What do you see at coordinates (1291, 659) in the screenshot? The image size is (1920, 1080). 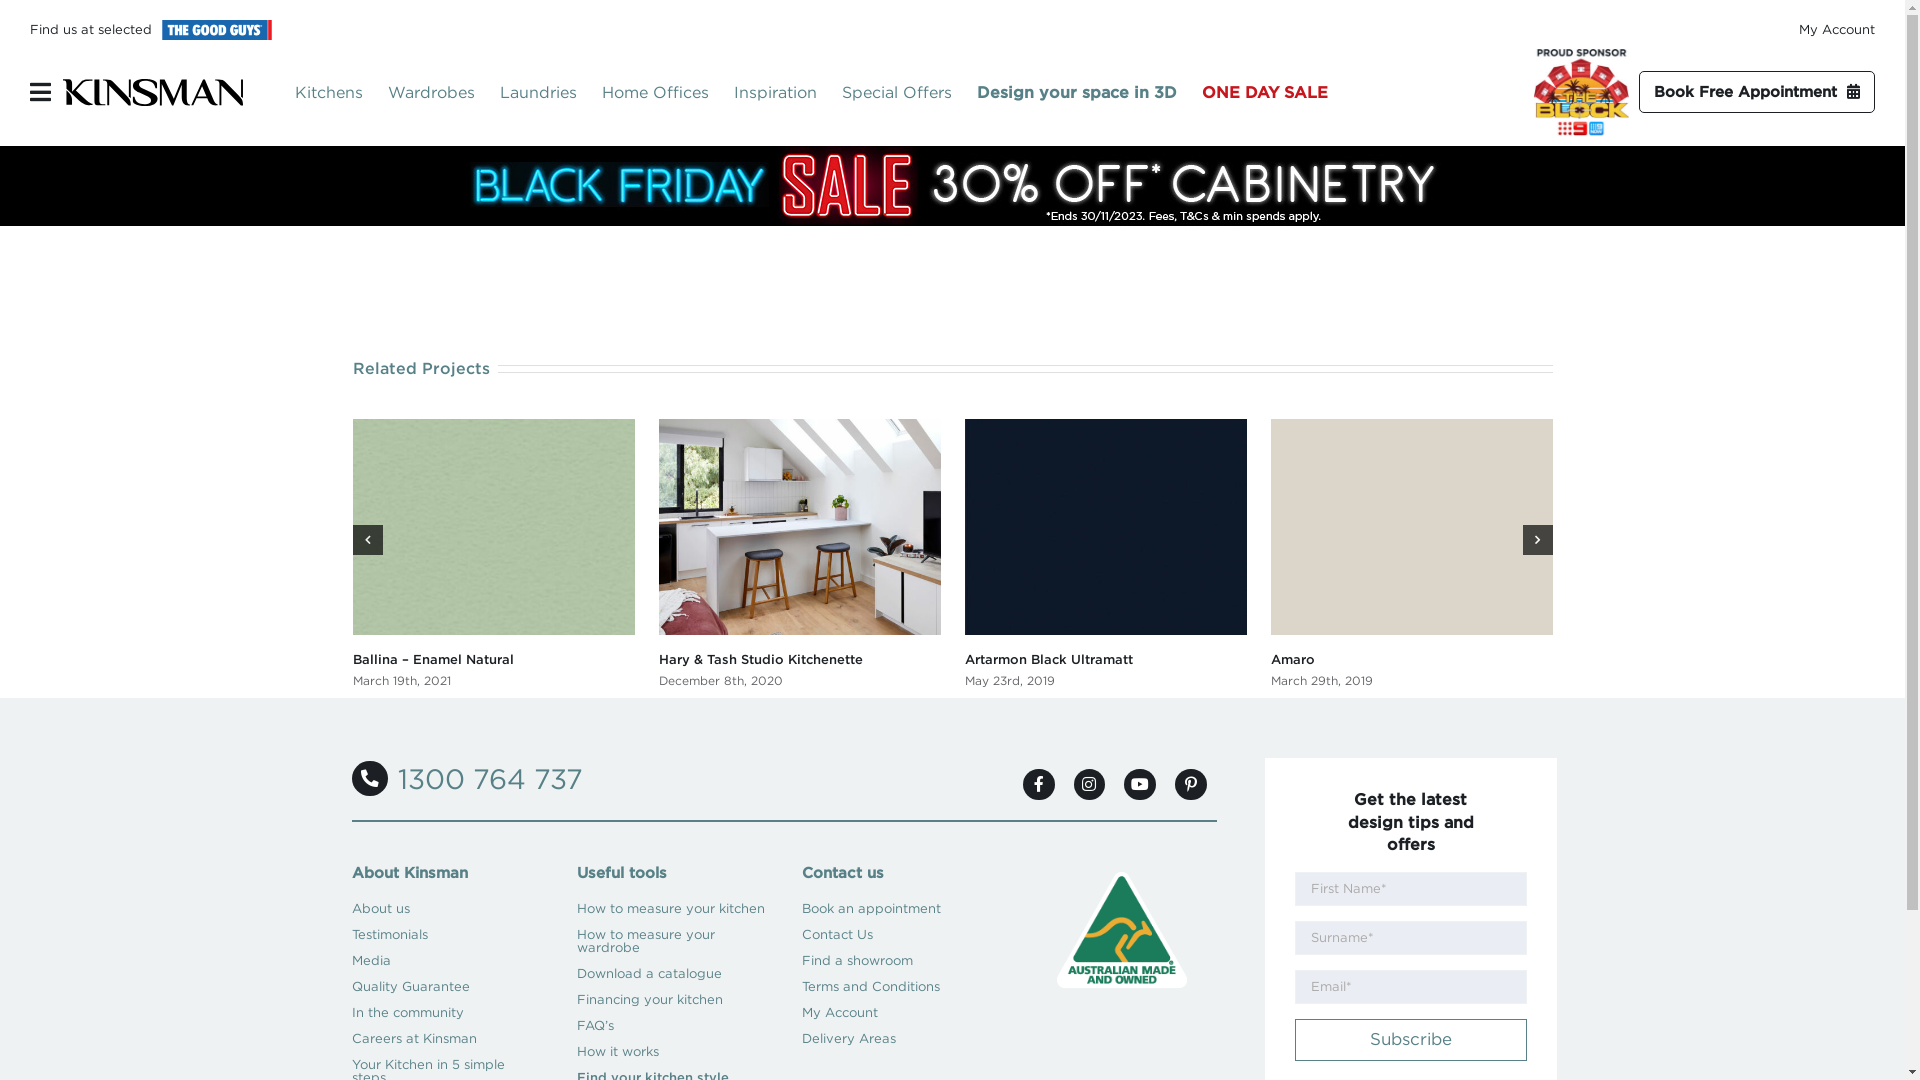 I see `'Amaro'` at bounding box center [1291, 659].